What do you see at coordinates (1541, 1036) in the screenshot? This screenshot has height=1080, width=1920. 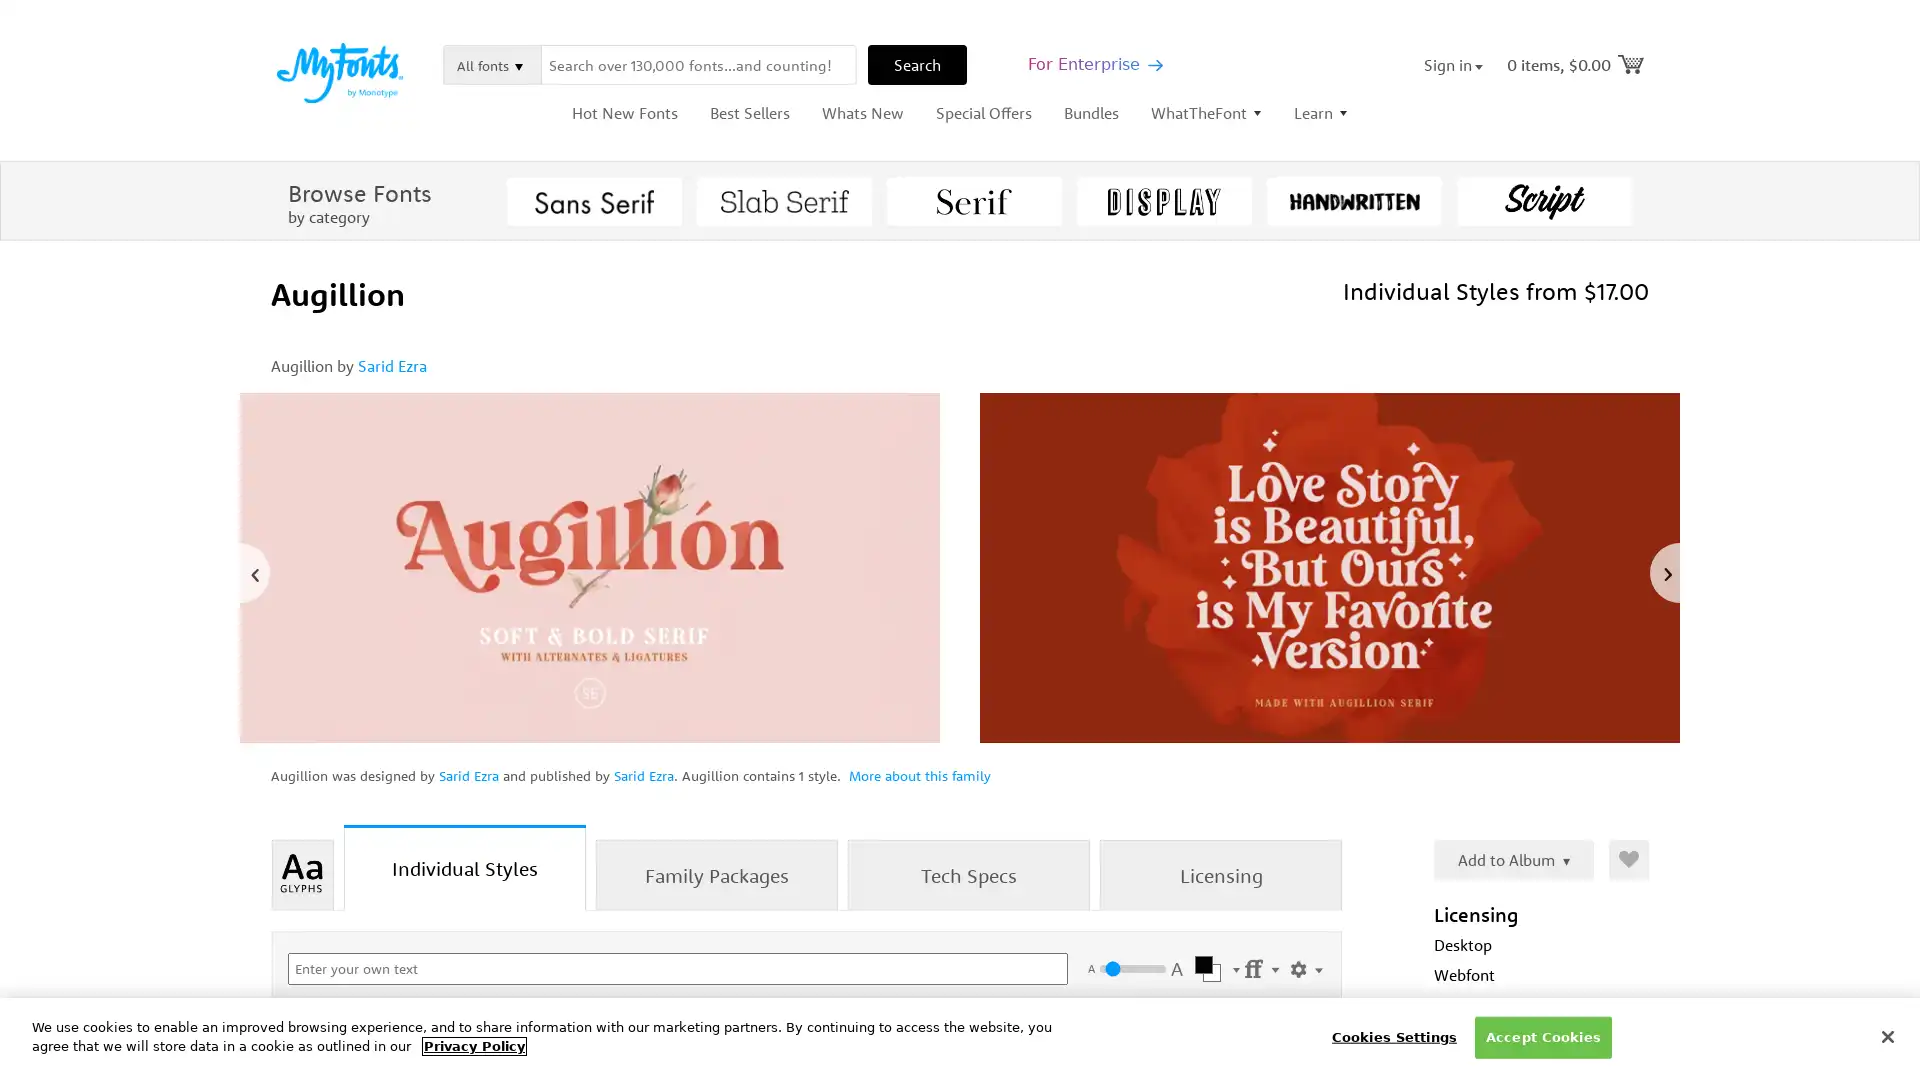 I see `Accept Cookies` at bounding box center [1541, 1036].